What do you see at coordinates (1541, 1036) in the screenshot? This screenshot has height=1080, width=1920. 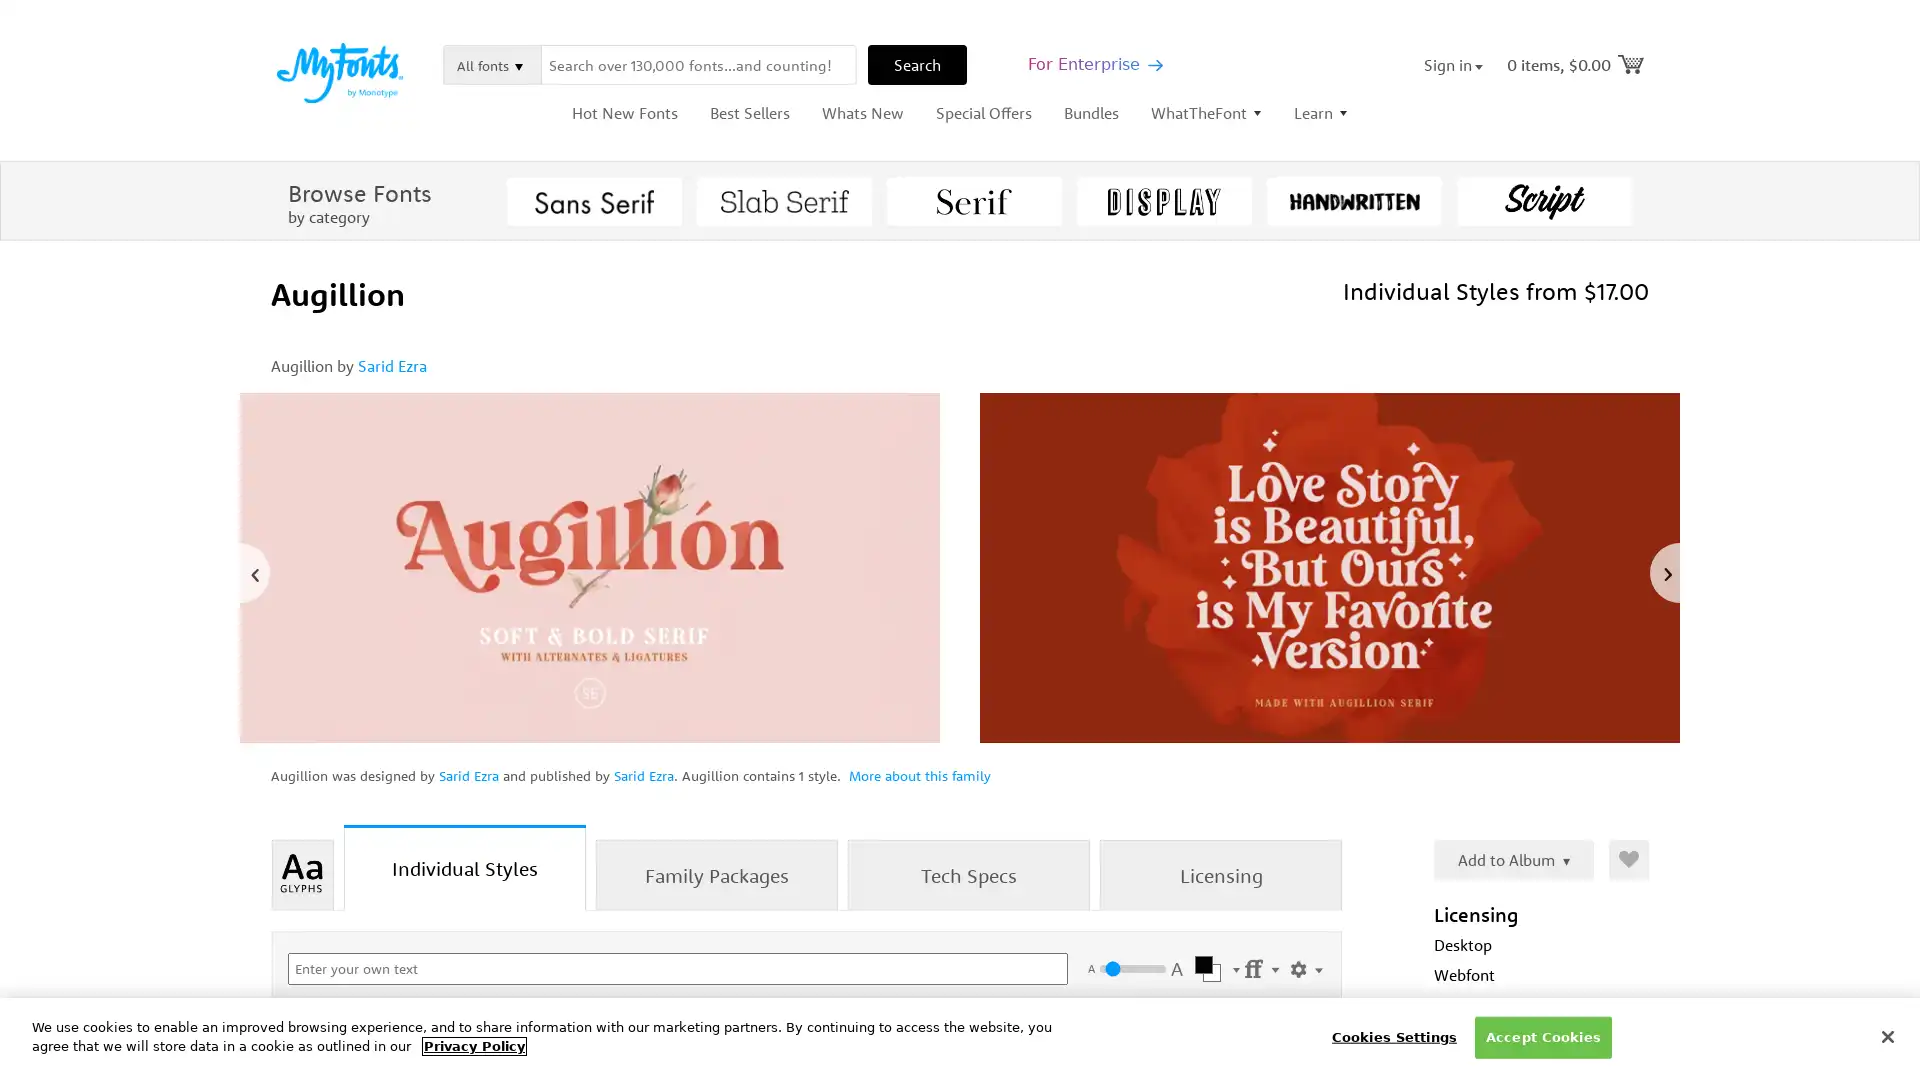 I see `Accept Cookies` at bounding box center [1541, 1036].